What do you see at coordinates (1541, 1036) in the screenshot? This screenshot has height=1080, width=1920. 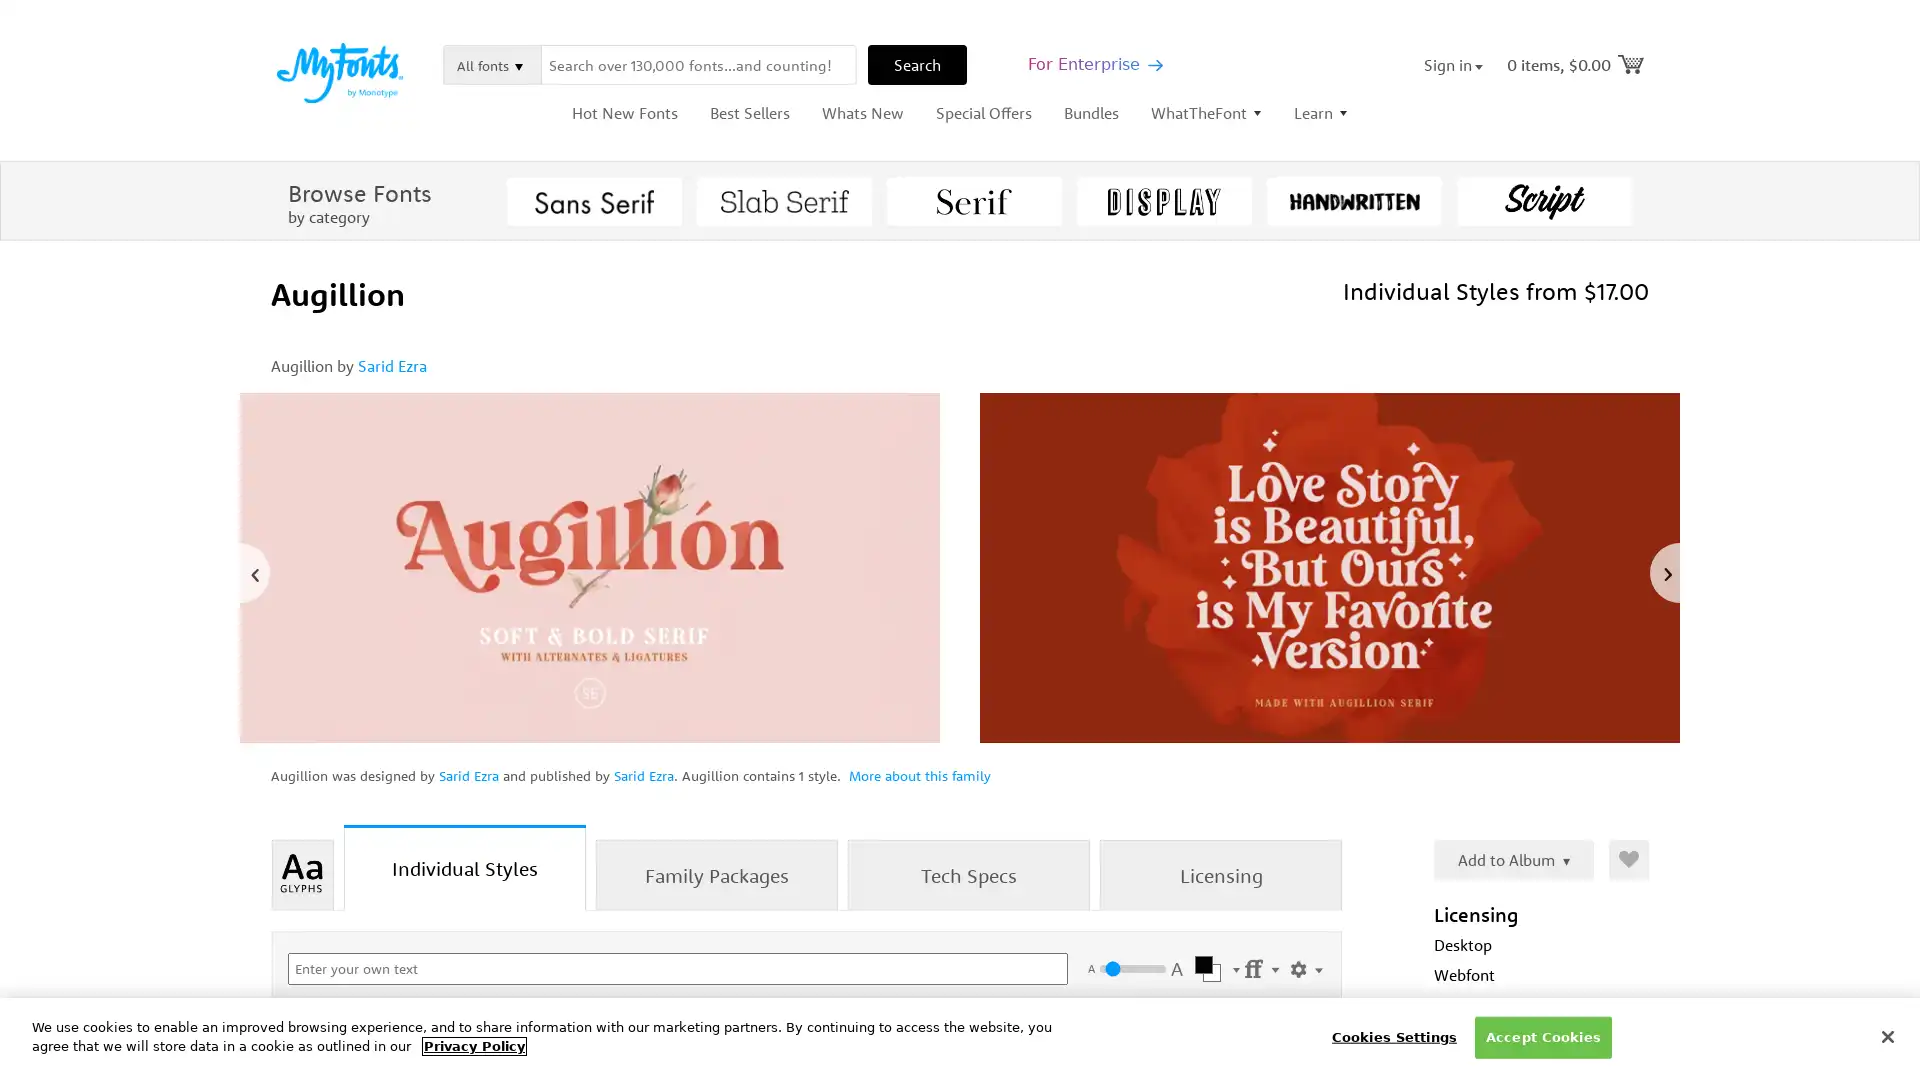 I see `Accept Cookies` at bounding box center [1541, 1036].